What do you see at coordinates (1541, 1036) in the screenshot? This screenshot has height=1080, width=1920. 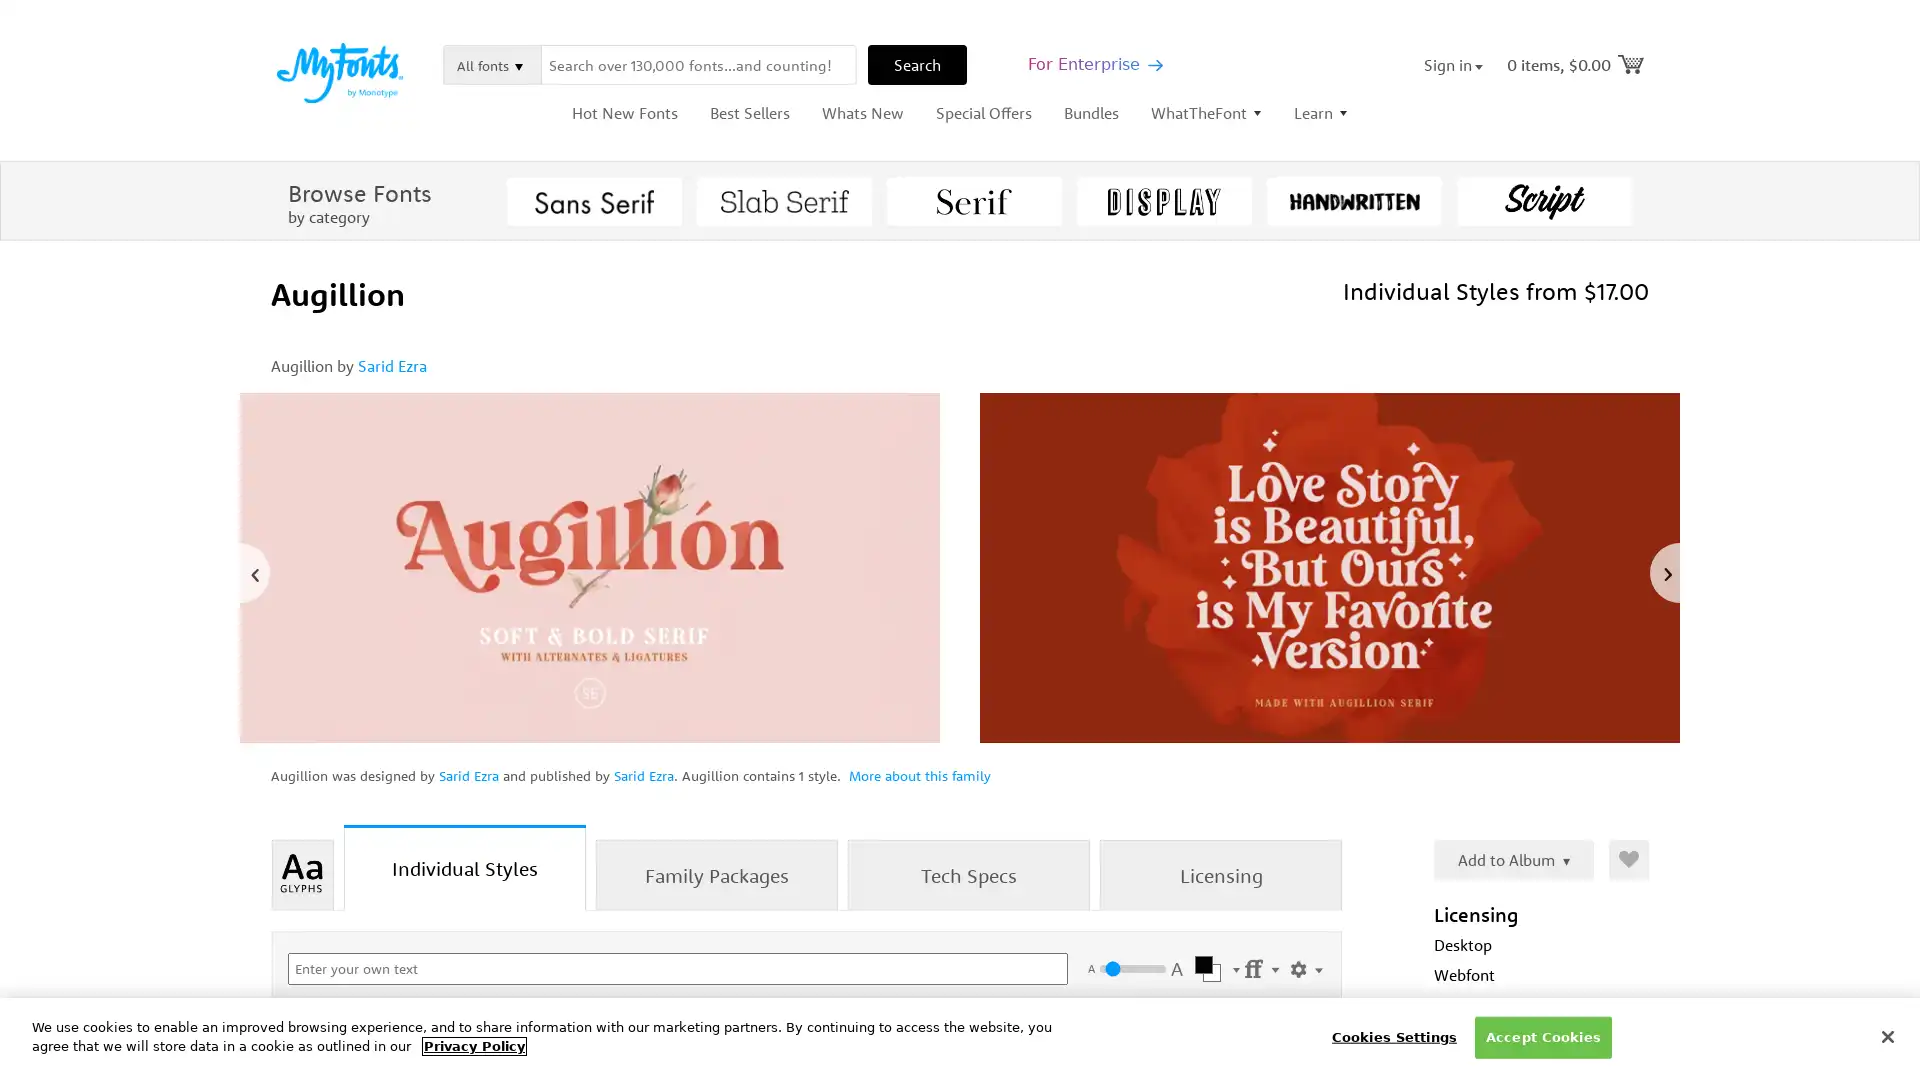 I see `Accept Cookies` at bounding box center [1541, 1036].